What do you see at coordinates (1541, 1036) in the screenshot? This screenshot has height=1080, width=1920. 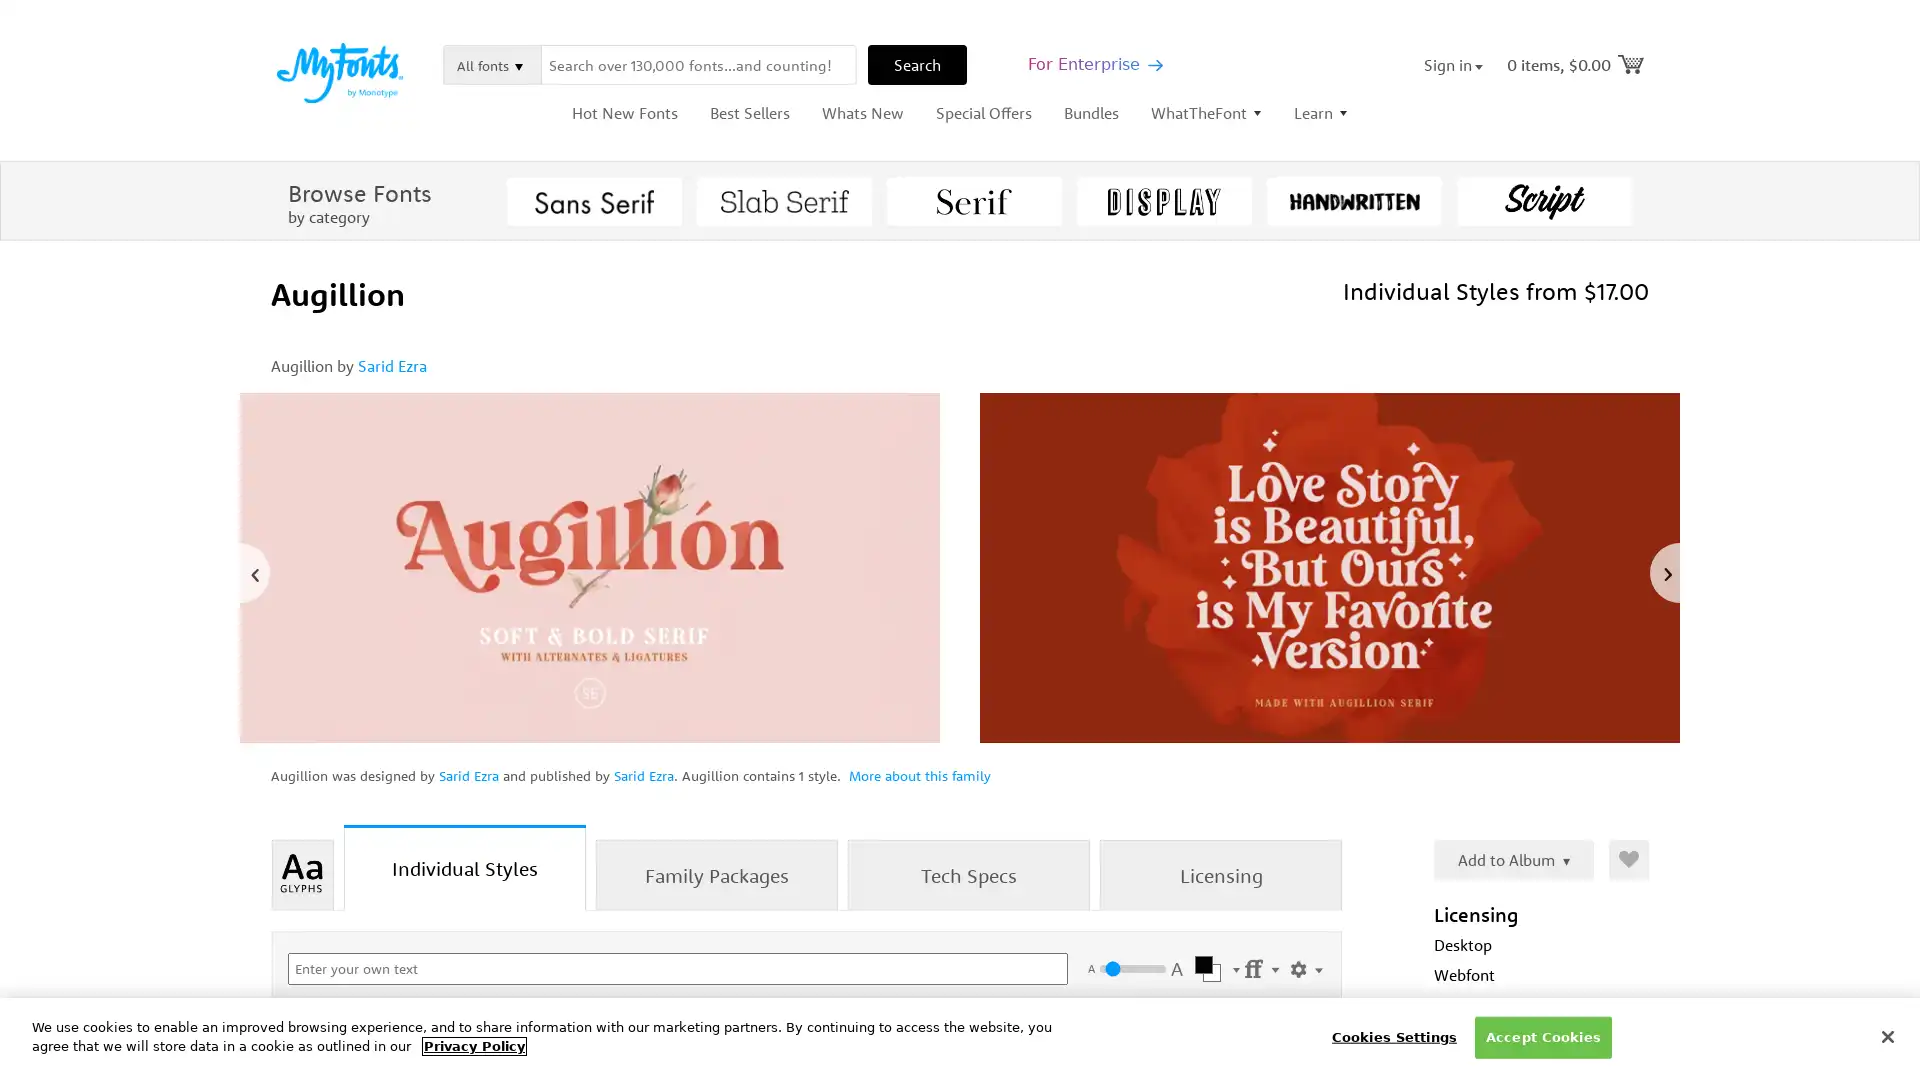 I see `Accept Cookies` at bounding box center [1541, 1036].